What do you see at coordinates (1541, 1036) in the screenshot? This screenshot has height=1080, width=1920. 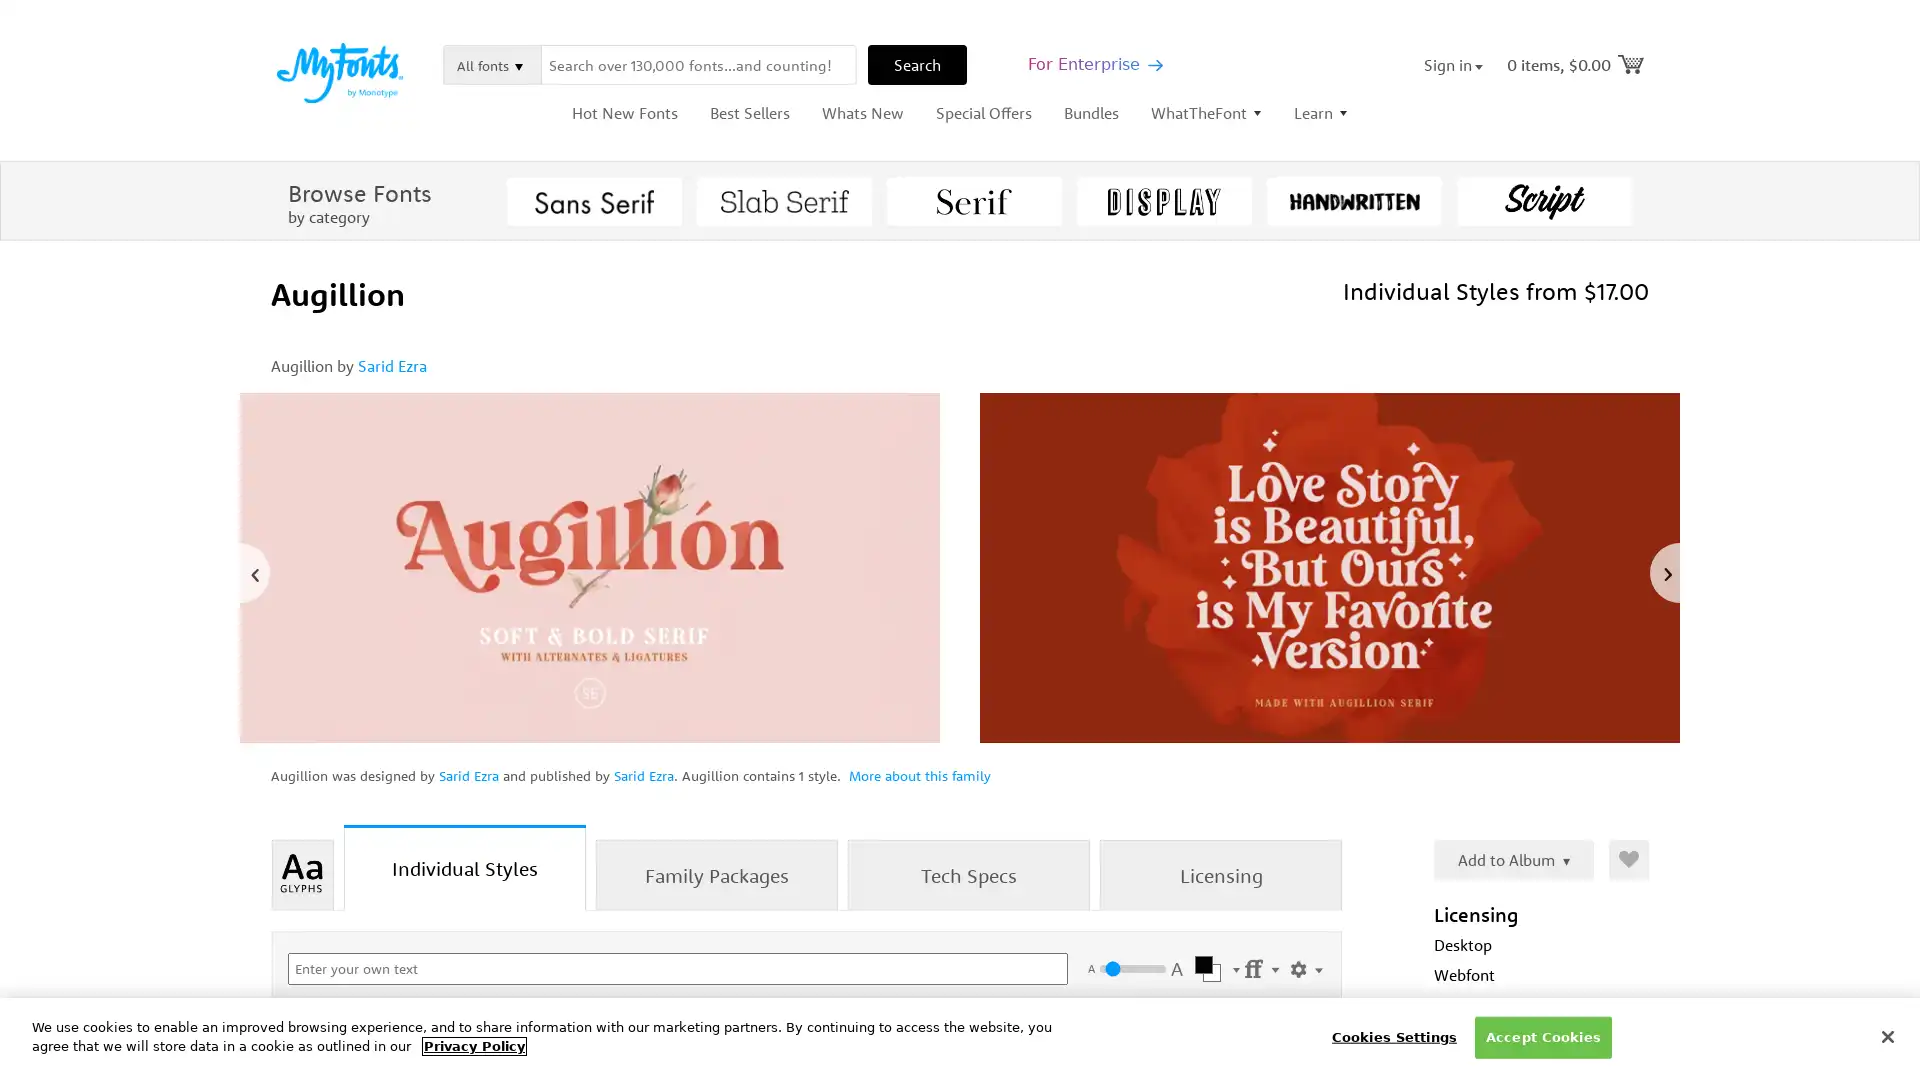 I see `Accept Cookies` at bounding box center [1541, 1036].